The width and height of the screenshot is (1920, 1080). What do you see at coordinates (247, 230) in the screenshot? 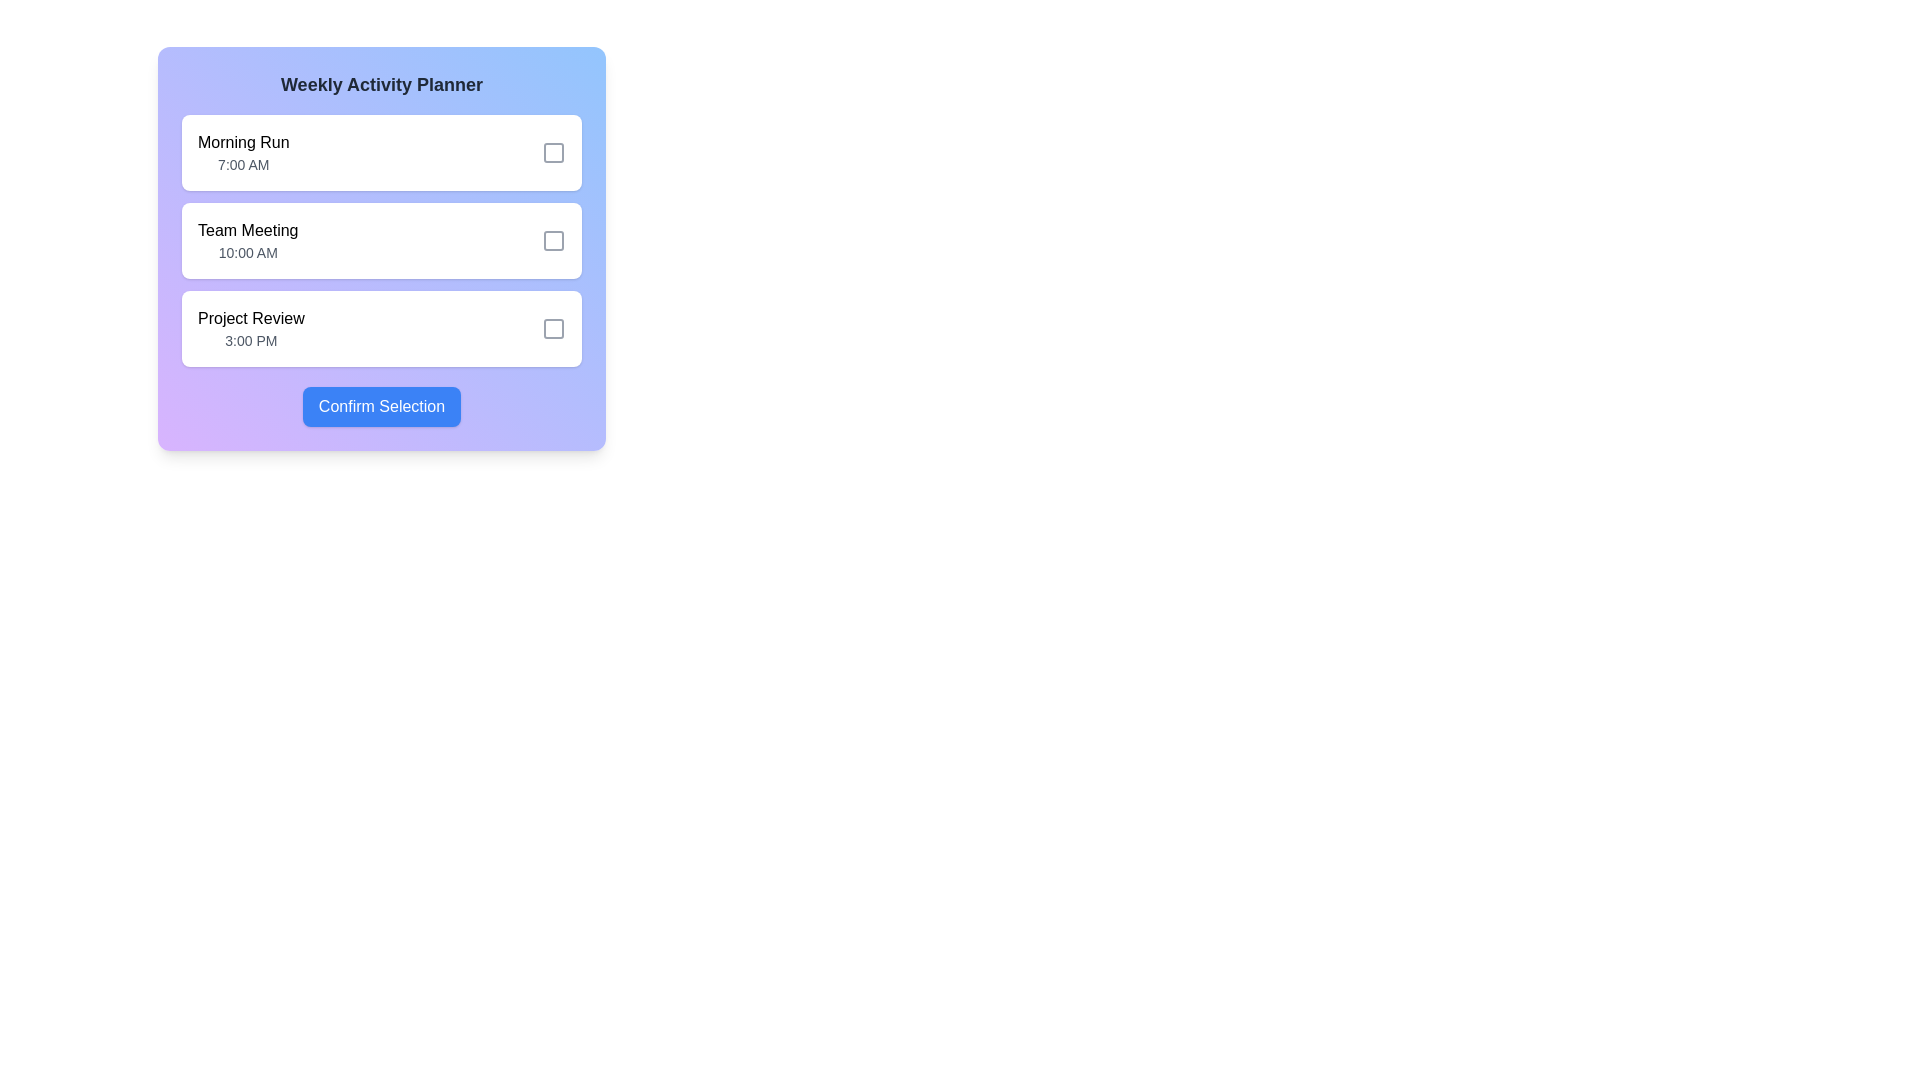
I see `the text label that serves as the title of a scheduled activity, which is located in the second entry of a vertically stacked list, centrally aligned above the time '10:00 AM'` at bounding box center [247, 230].